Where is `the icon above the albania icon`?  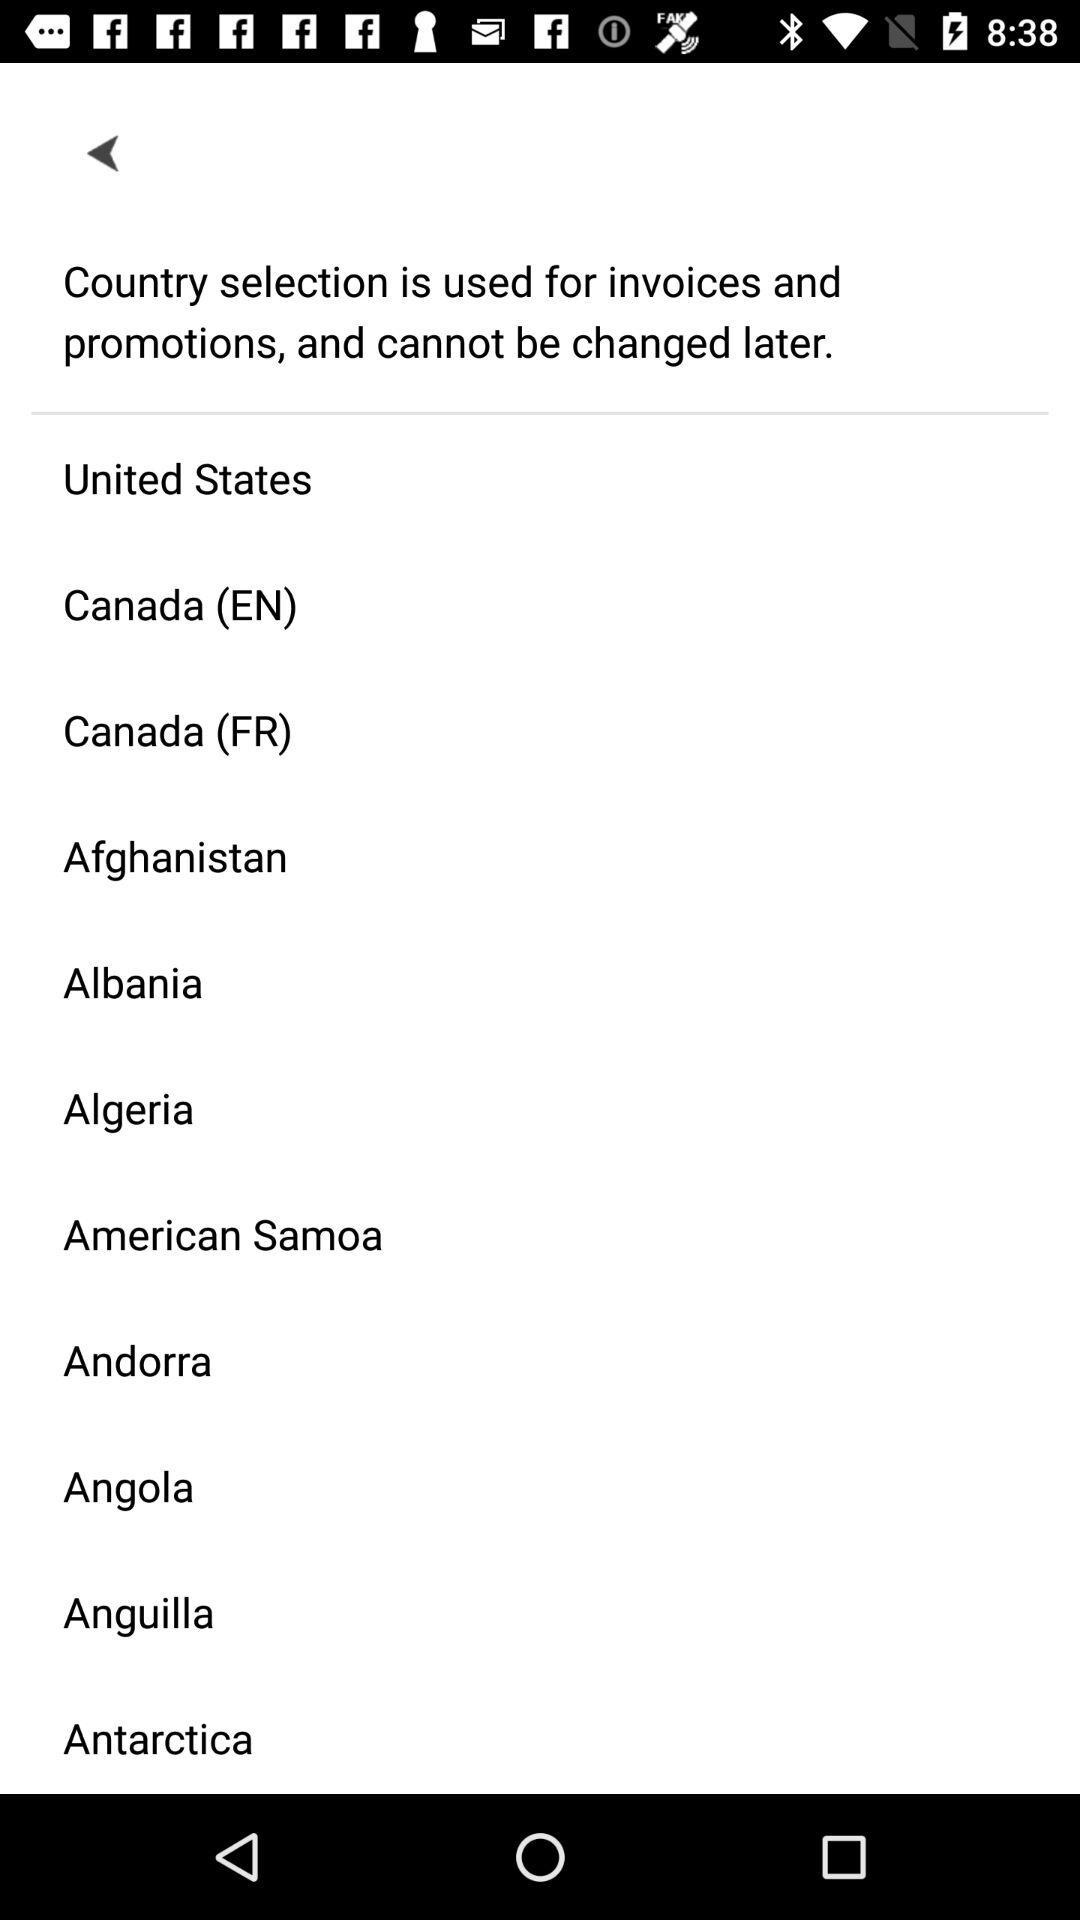
the icon above the albania icon is located at coordinates (523, 855).